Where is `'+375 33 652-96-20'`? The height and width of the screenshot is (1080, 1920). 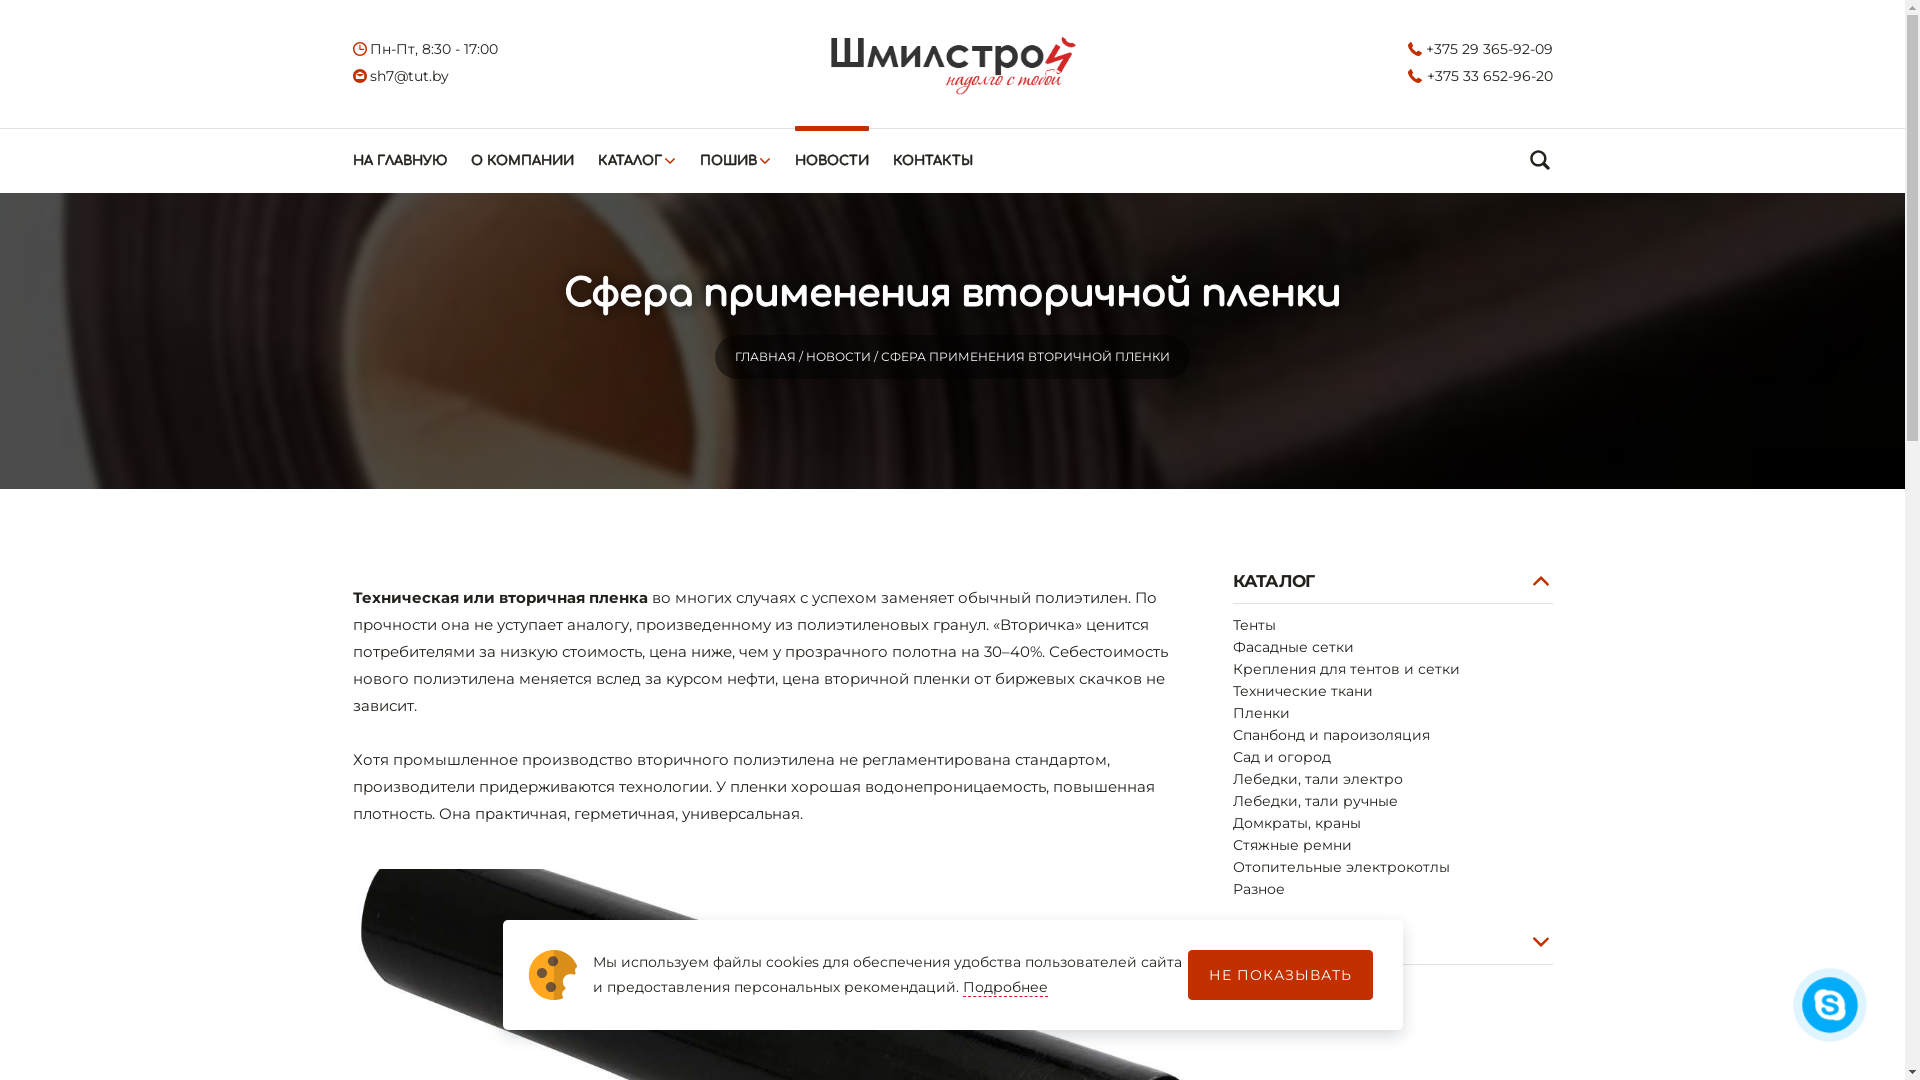 '+375 33 652-96-20' is located at coordinates (1480, 75).